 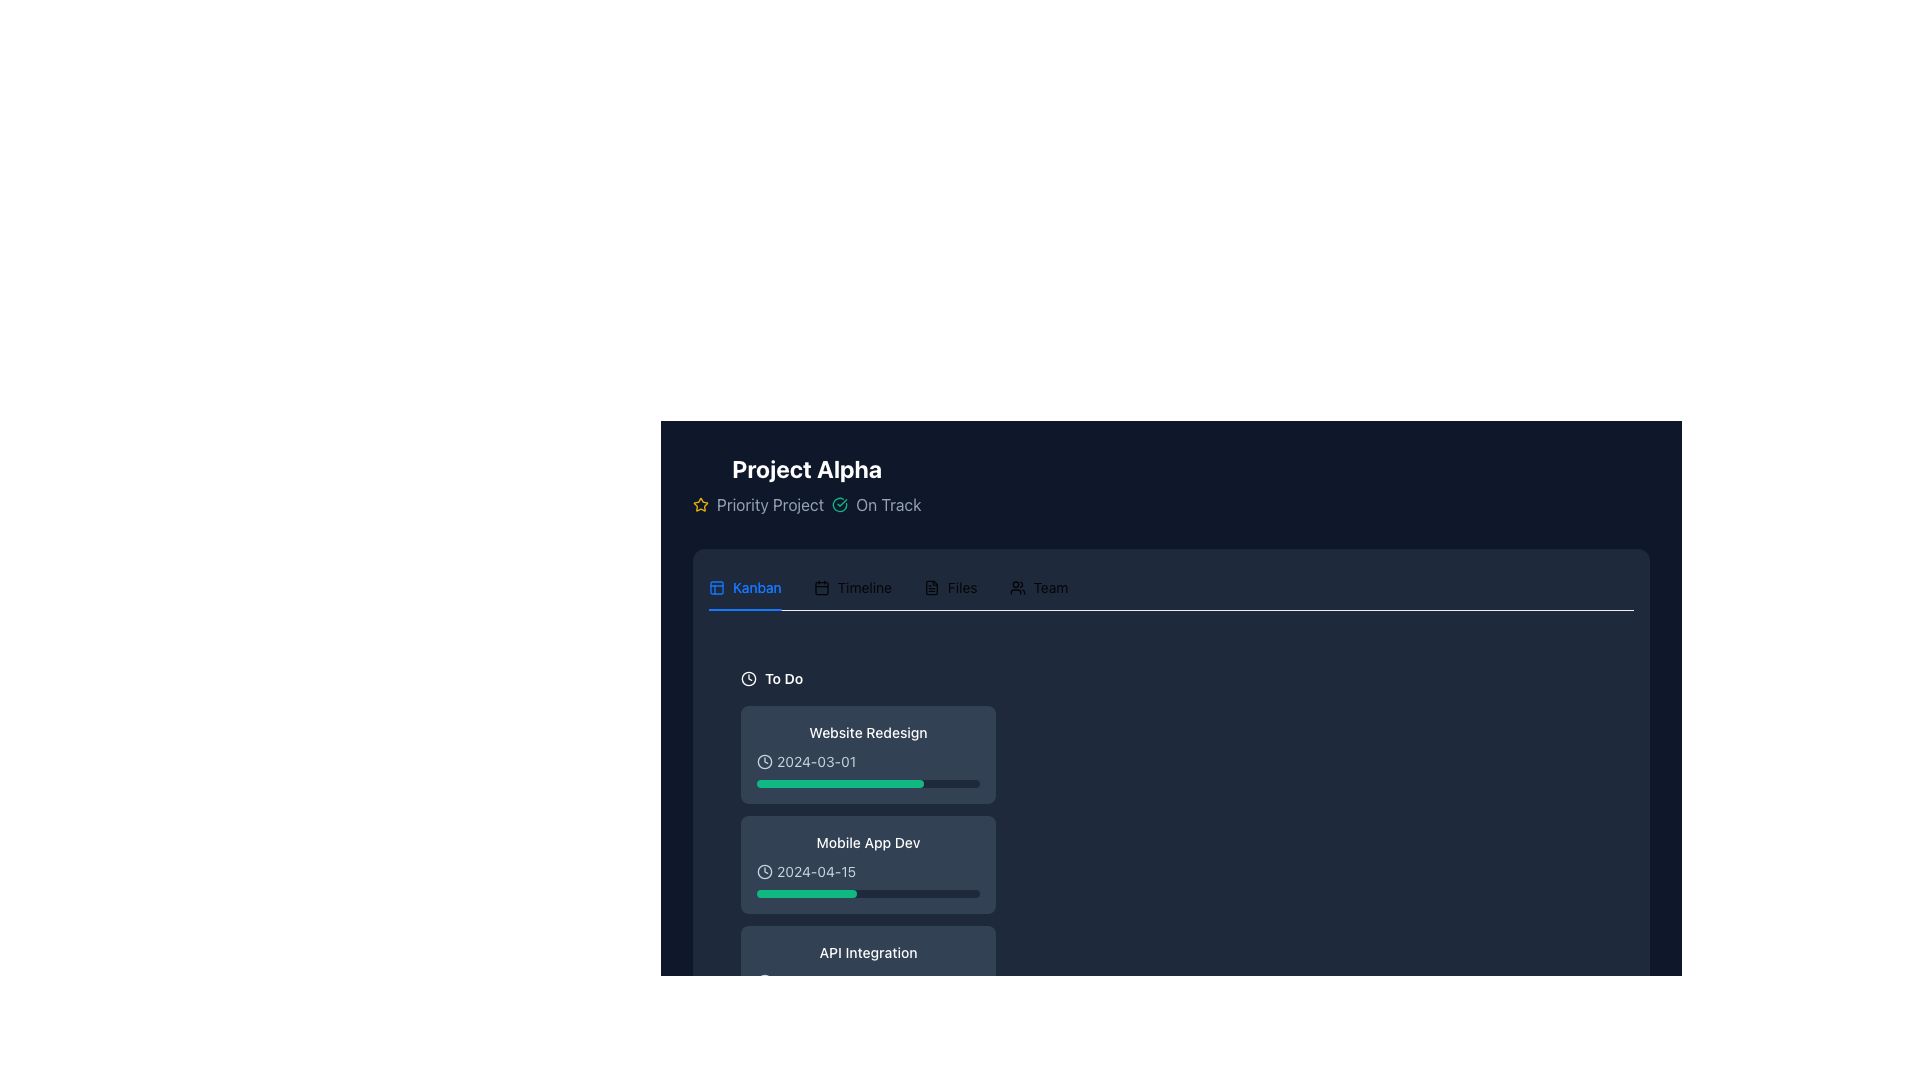 I want to click on the Task Card labeled 'API Integration', so click(x=868, y=974).